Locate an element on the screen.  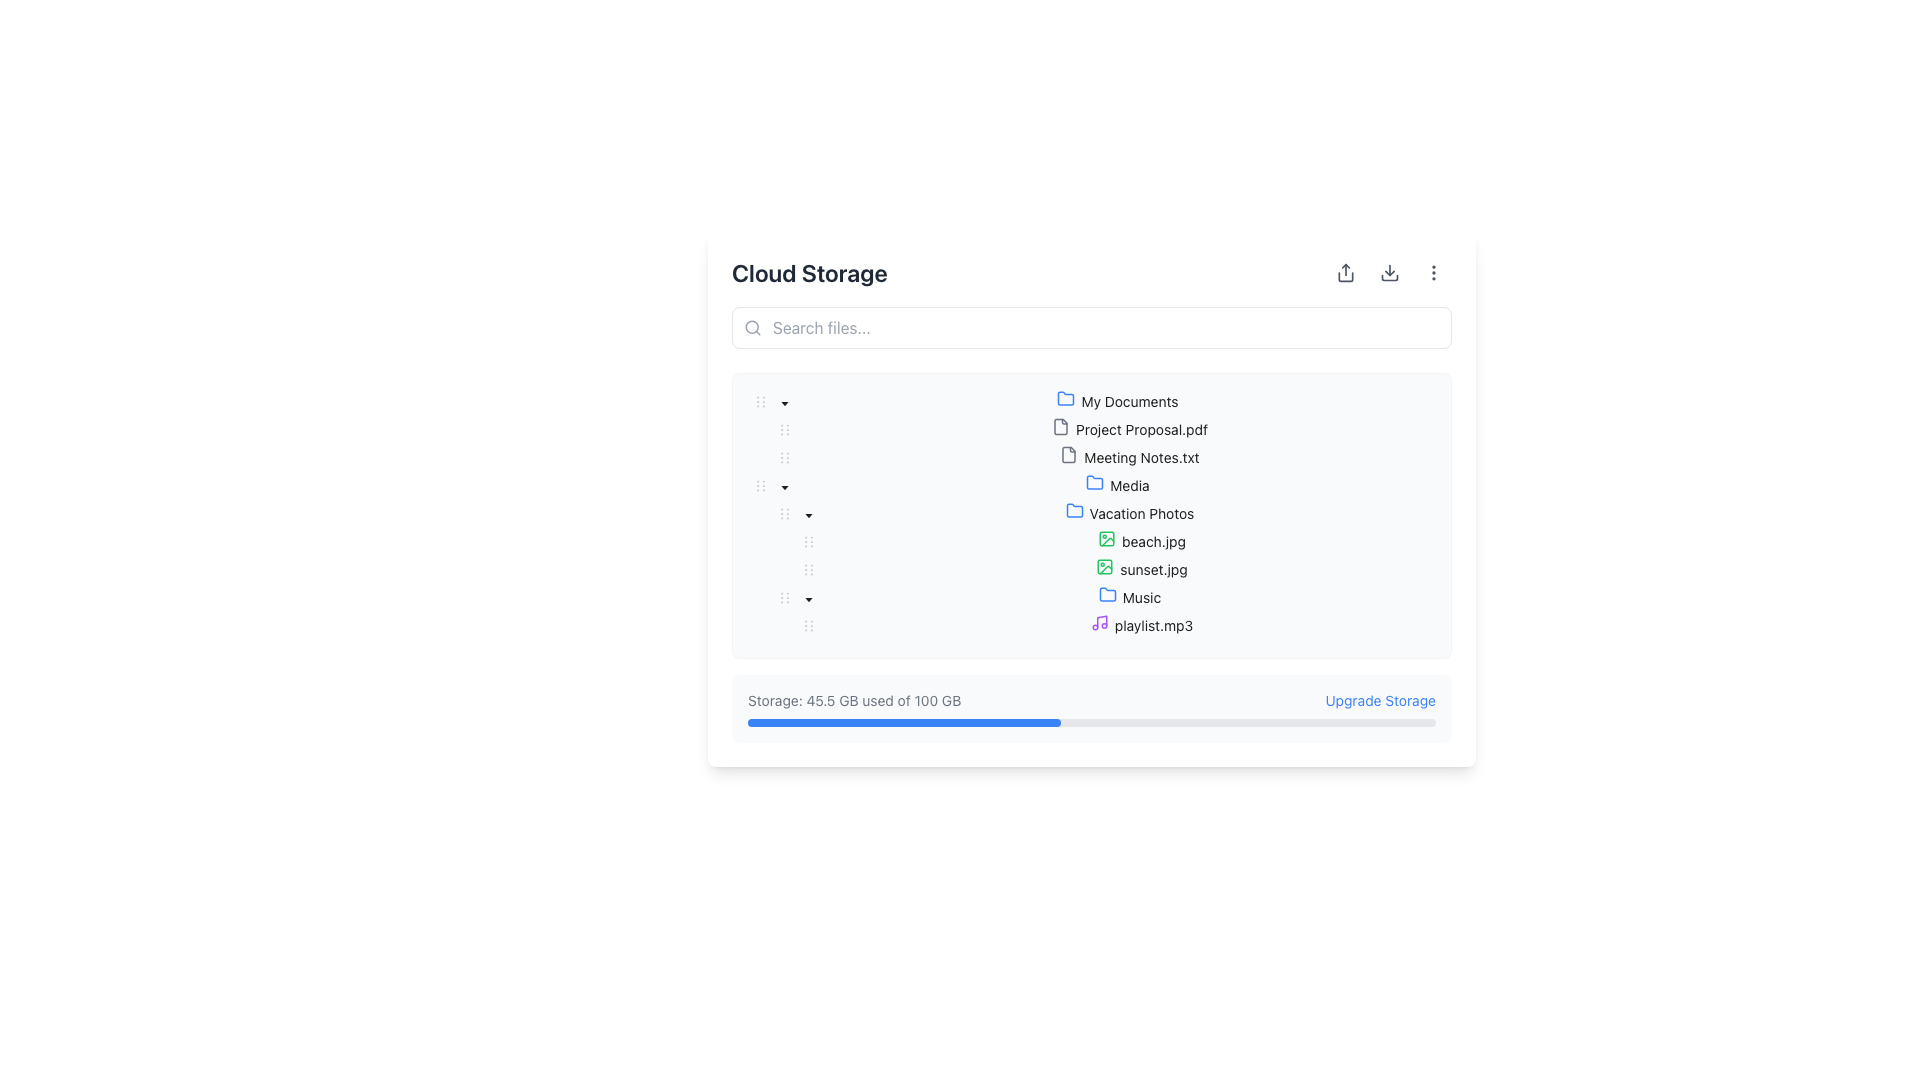
the downward-pointing caret icon next to the 'Vacation Photos' folder is located at coordinates (784, 488).